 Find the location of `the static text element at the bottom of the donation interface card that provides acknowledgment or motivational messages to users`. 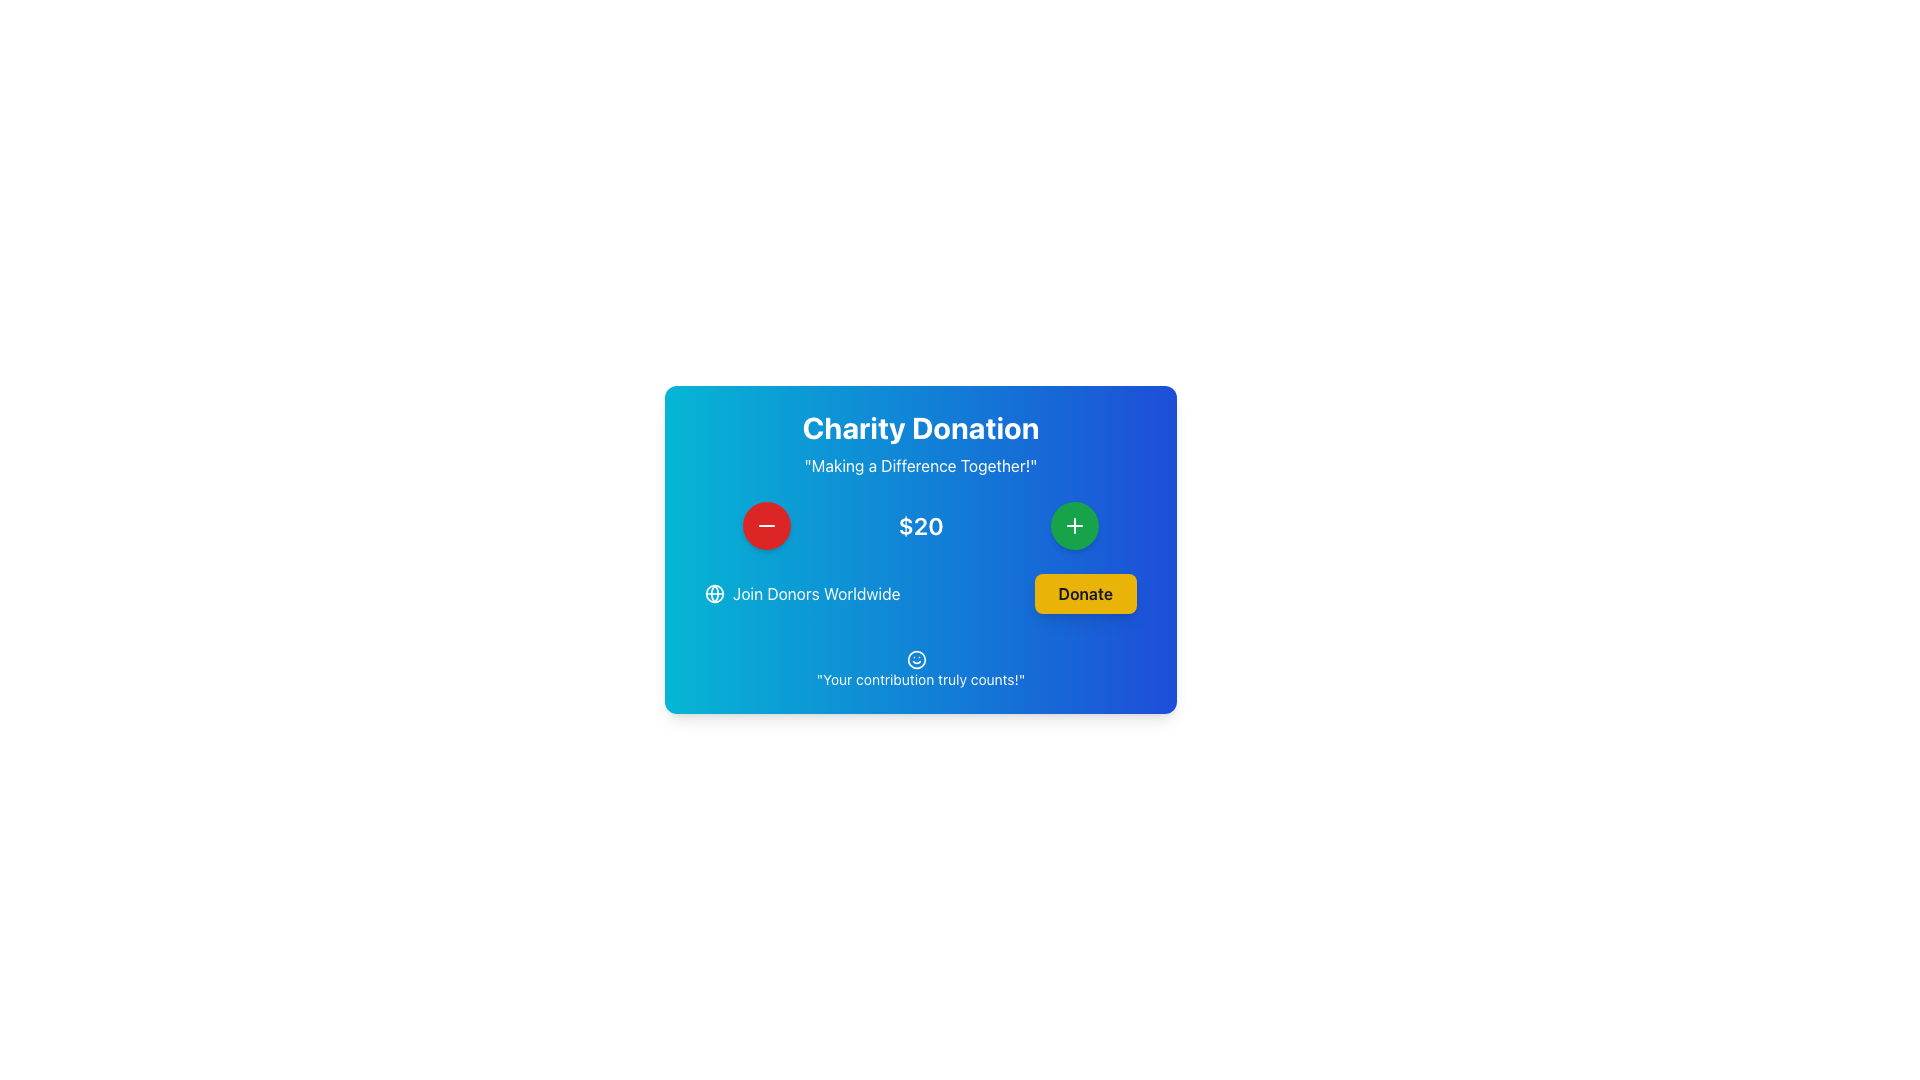

the static text element at the bottom of the donation interface card that provides acknowledgment or motivational messages to users is located at coordinates (920, 678).